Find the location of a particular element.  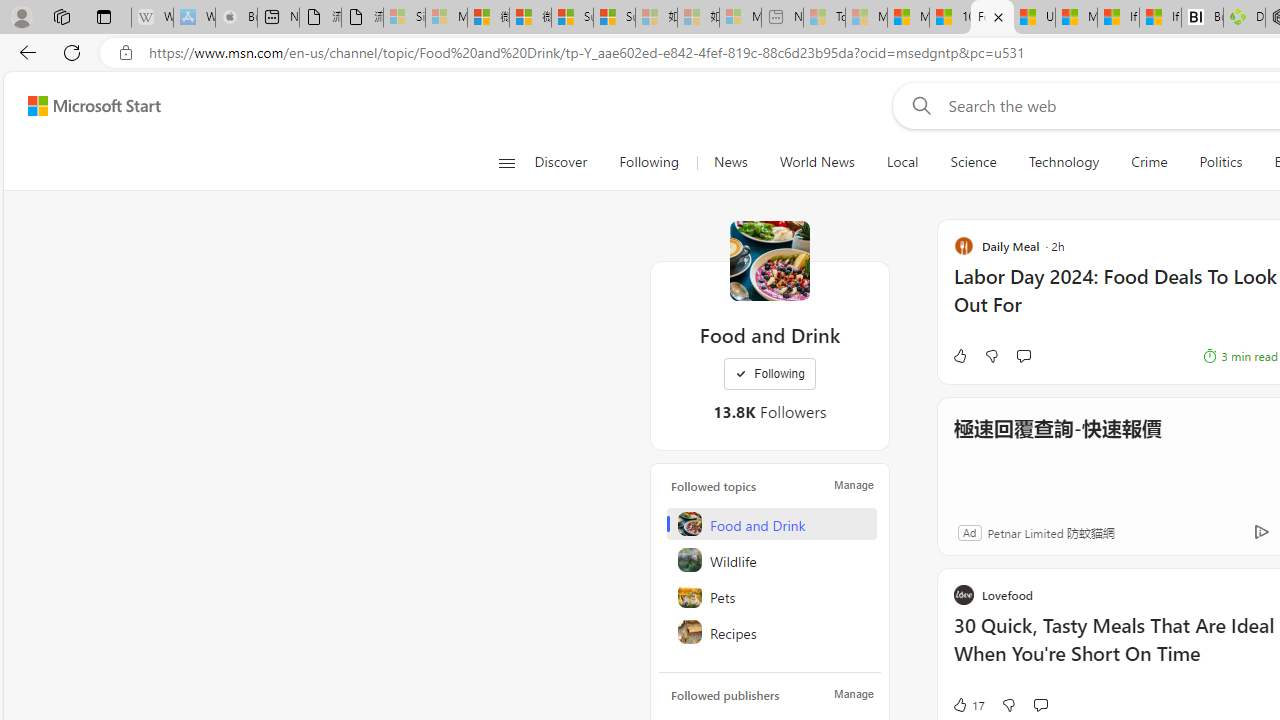

'Microsoft Services Agreement - Sleeping' is located at coordinates (445, 17).